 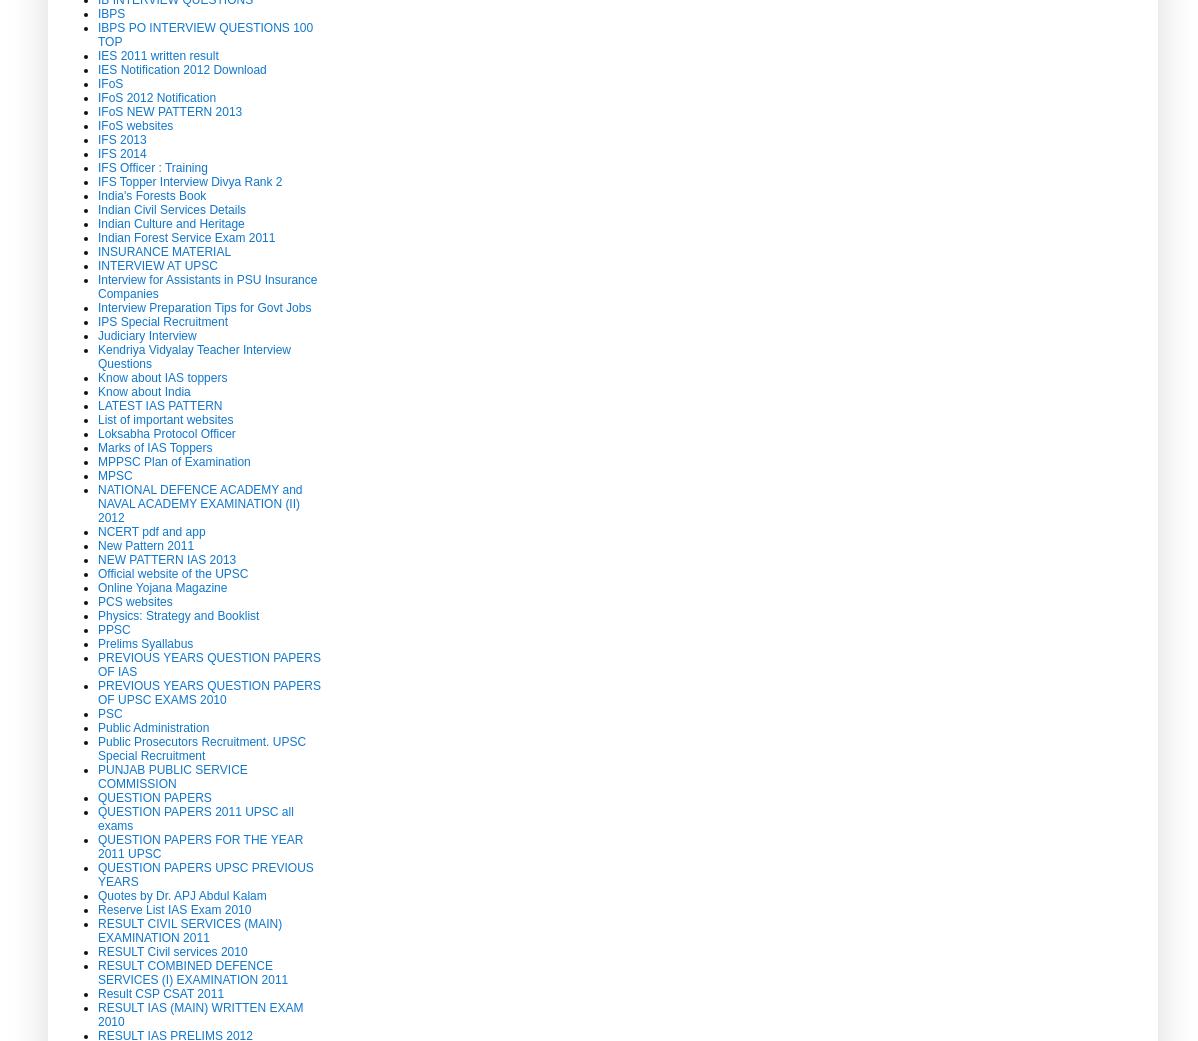 What do you see at coordinates (97, 431) in the screenshot?
I see `'Loksabha Protocol Officer'` at bounding box center [97, 431].